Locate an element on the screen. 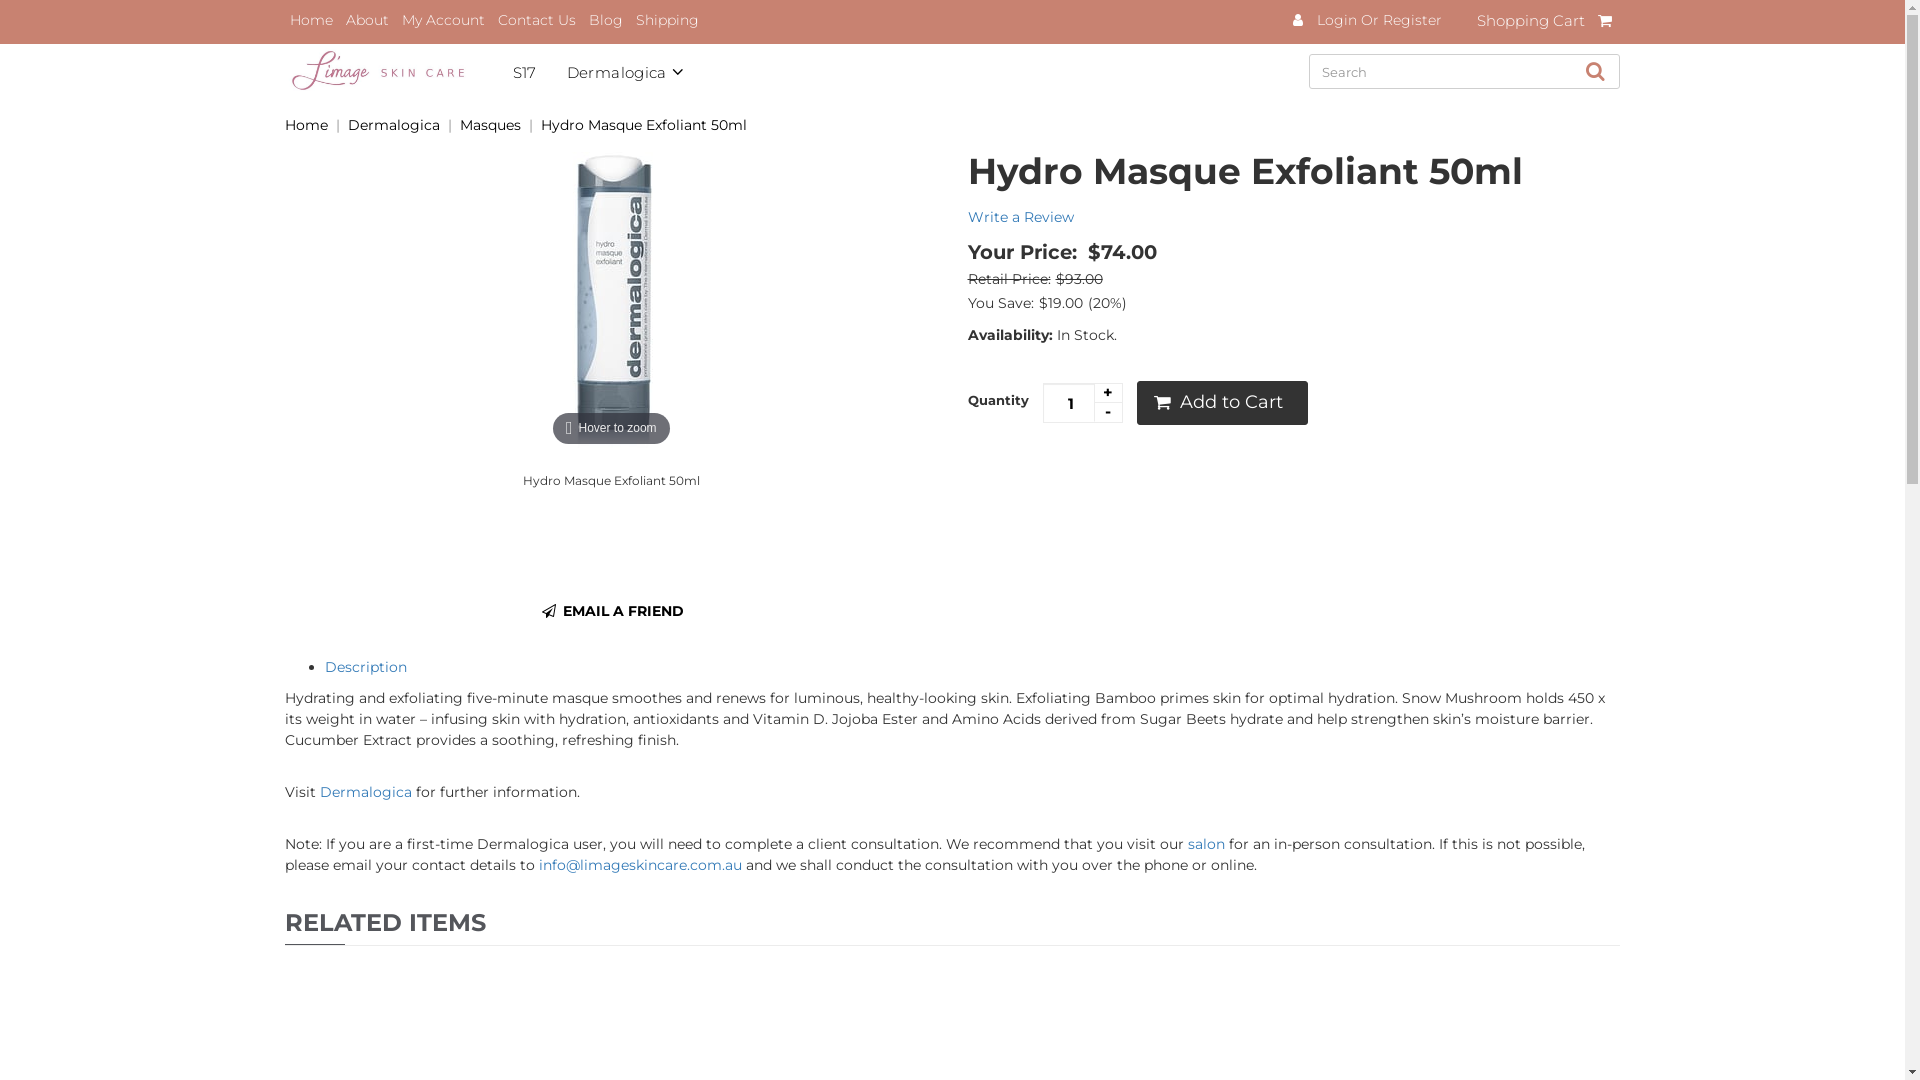 The width and height of the screenshot is (1920, 1080). 'Description' is located at coordinates (325, 667).